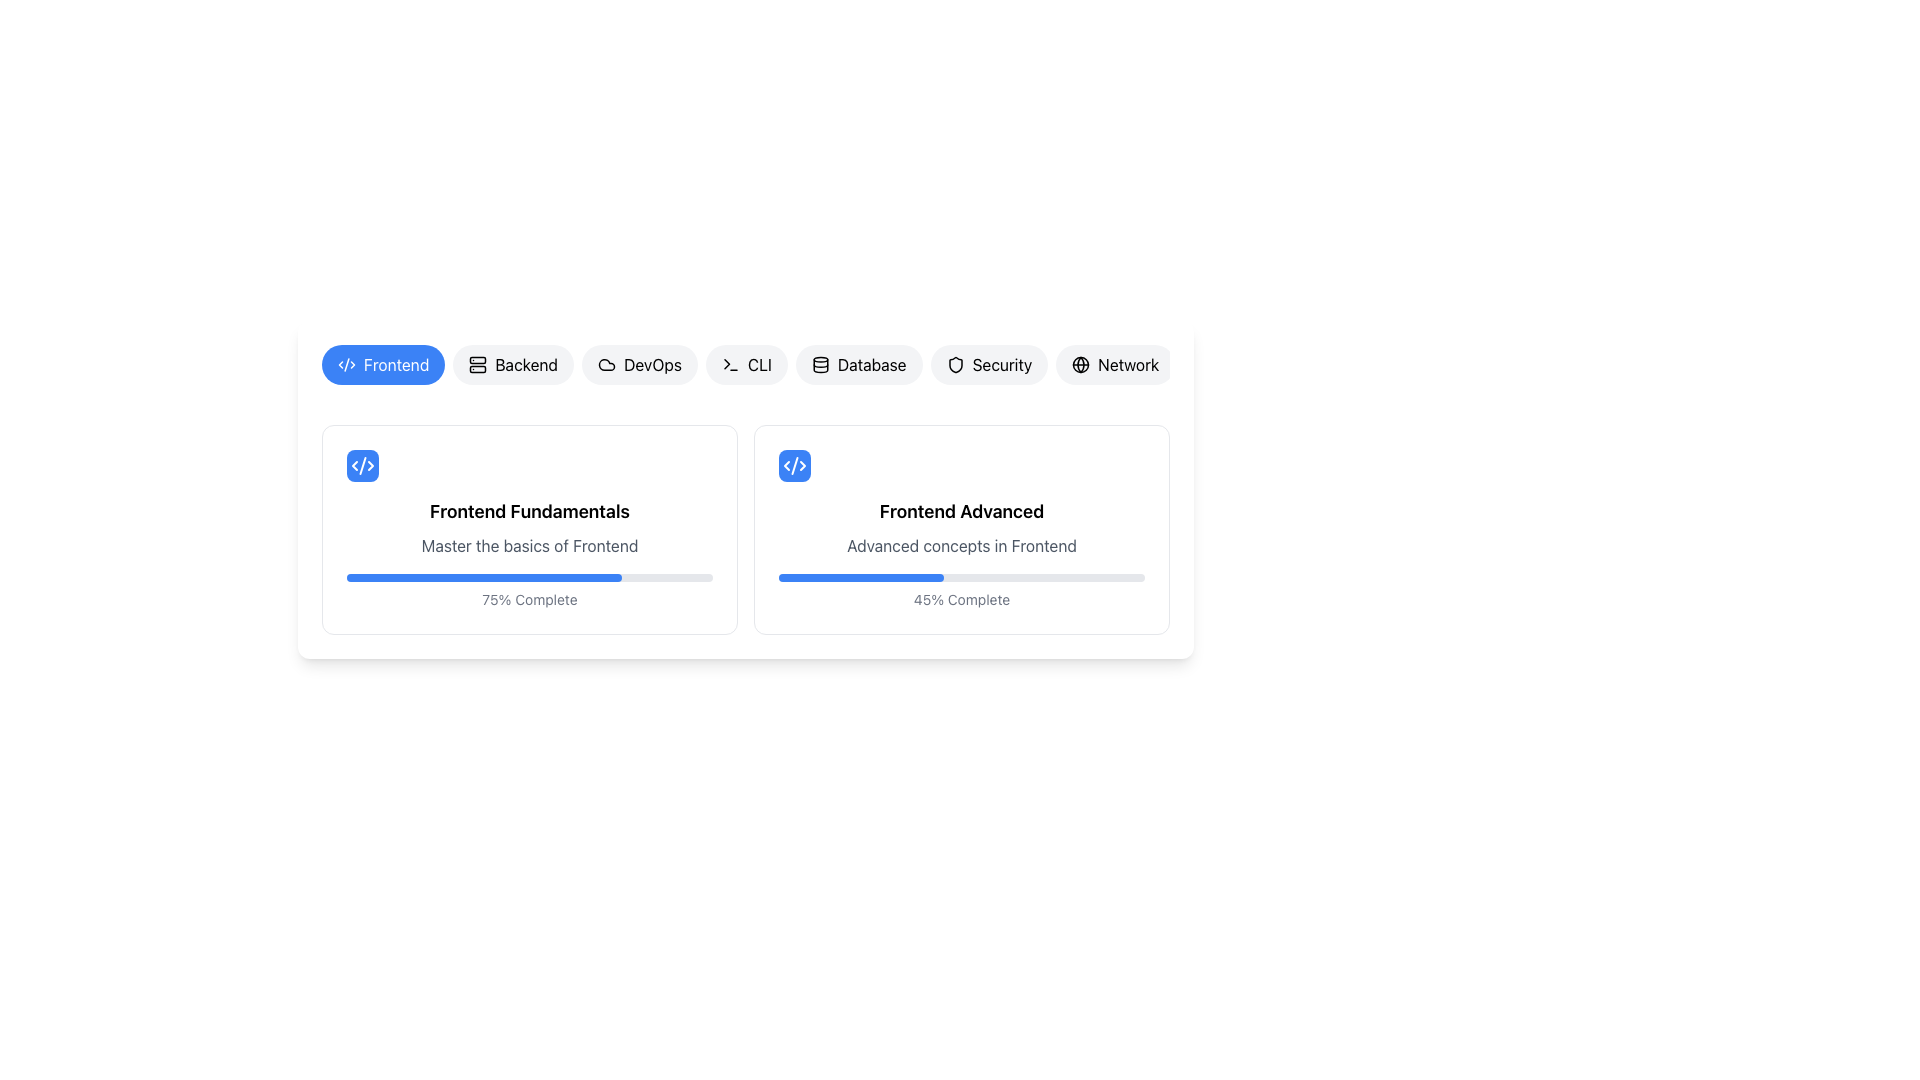 This screenshot has height=1080, width=1920. What do you see at coordinates (961, 599) in the screenshot?
I see `text label element that displays '45% Complete', located at the bottom-right of the 'Frontend Advanced' card` at bounding box center [961, 599].